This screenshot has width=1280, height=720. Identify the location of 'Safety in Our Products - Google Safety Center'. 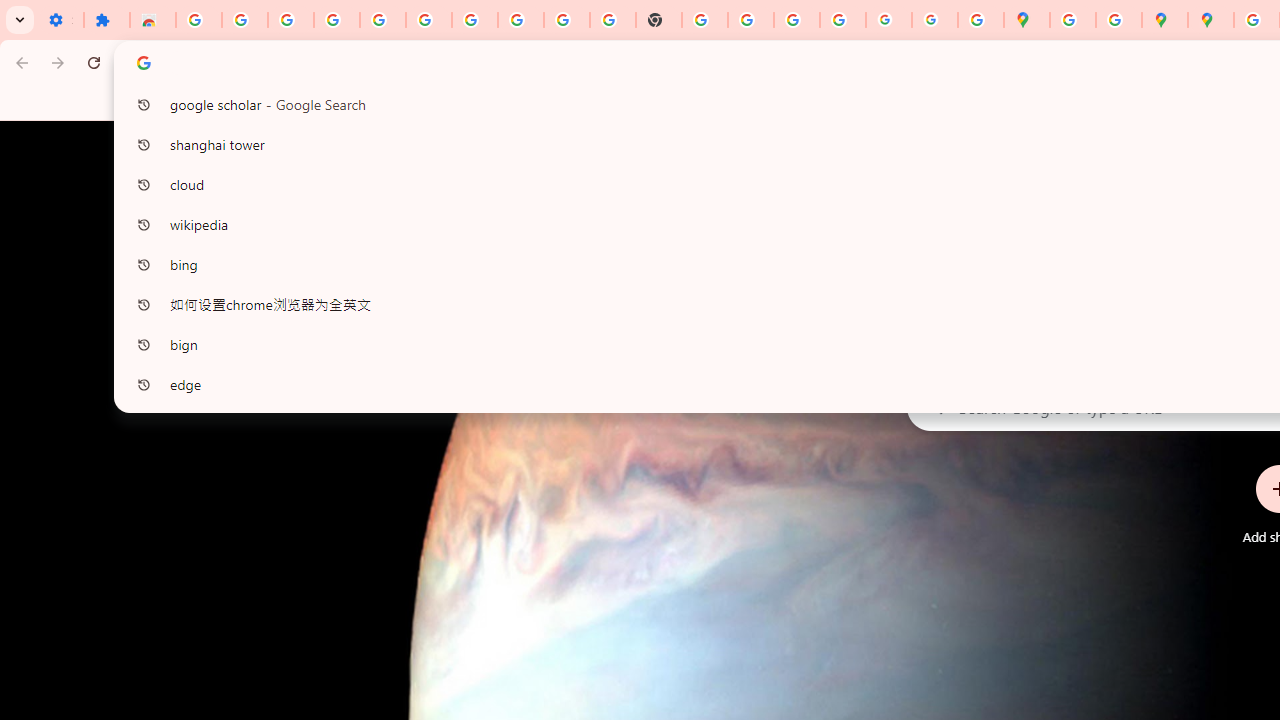
(1117, 20).